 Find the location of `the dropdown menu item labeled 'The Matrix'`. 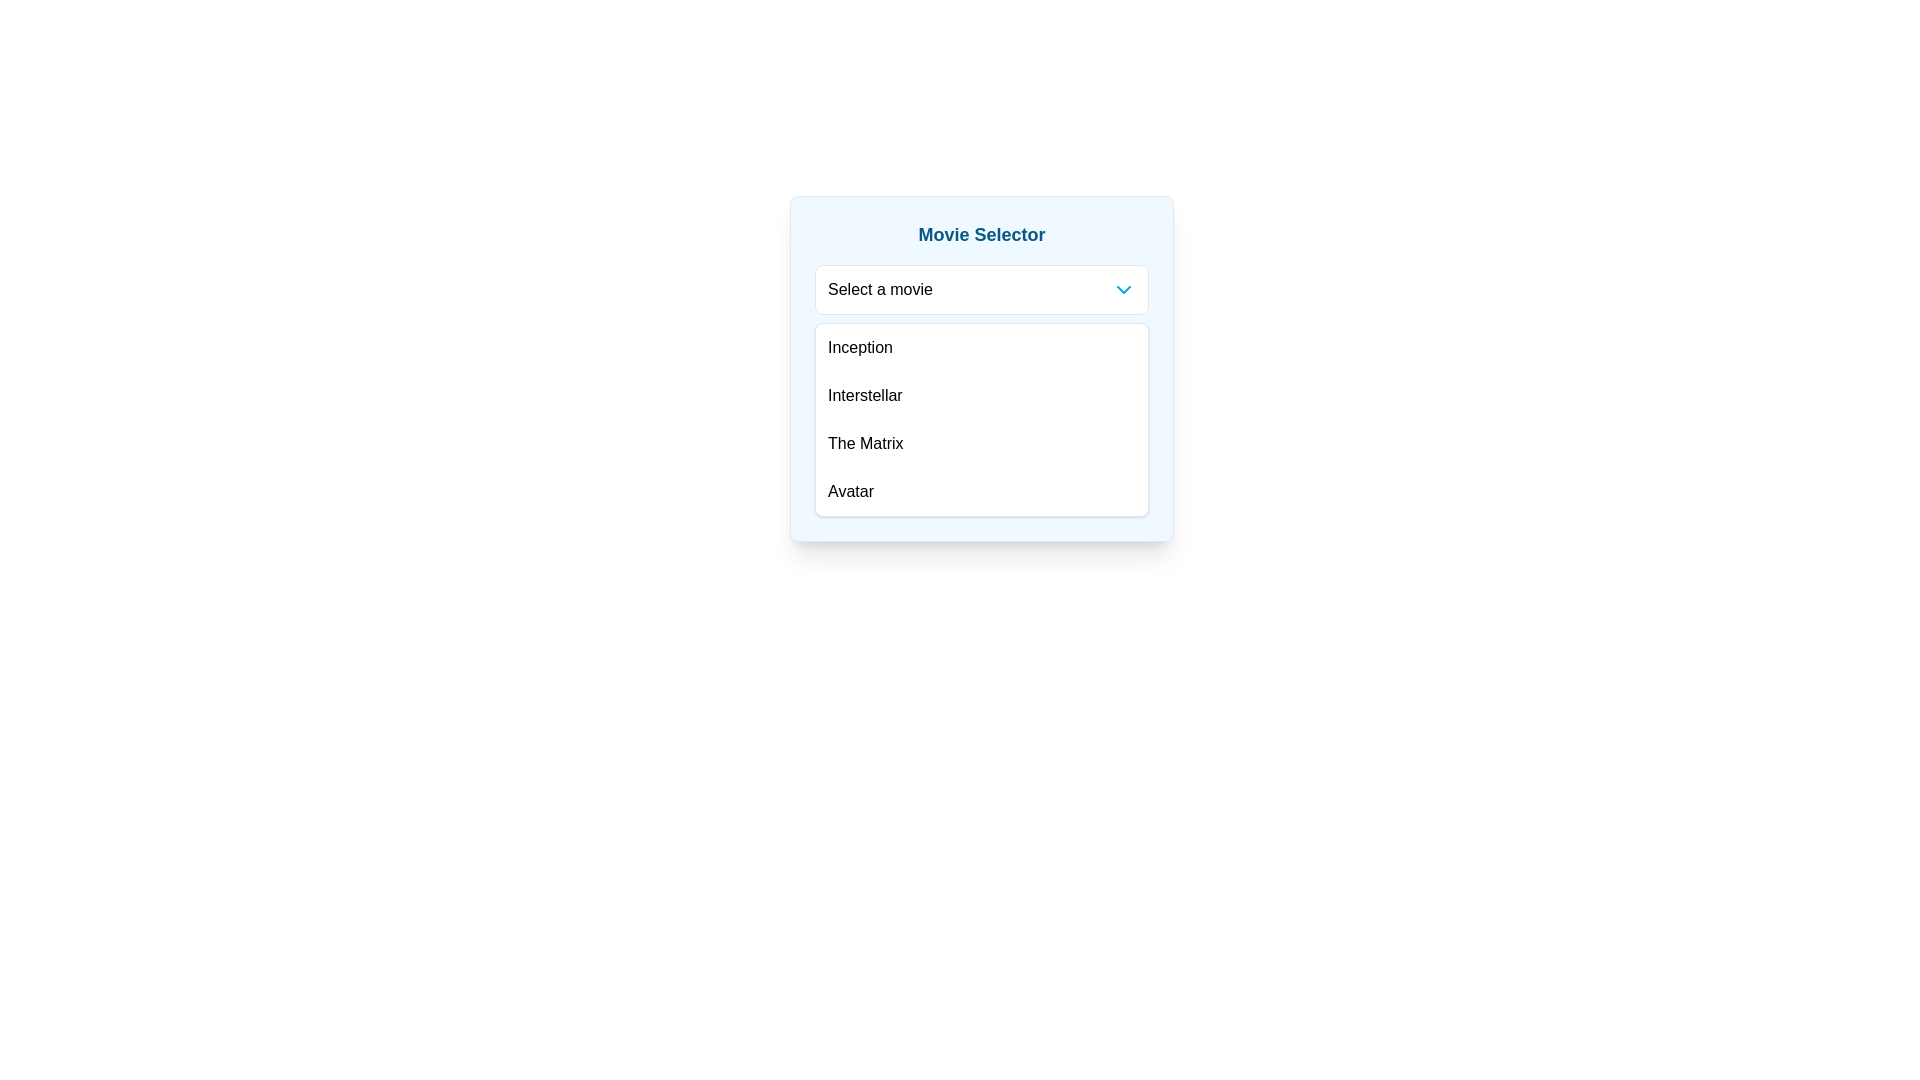

the dropdown menu item labeled 'The Matrix' is located at coordinates (865, 442).